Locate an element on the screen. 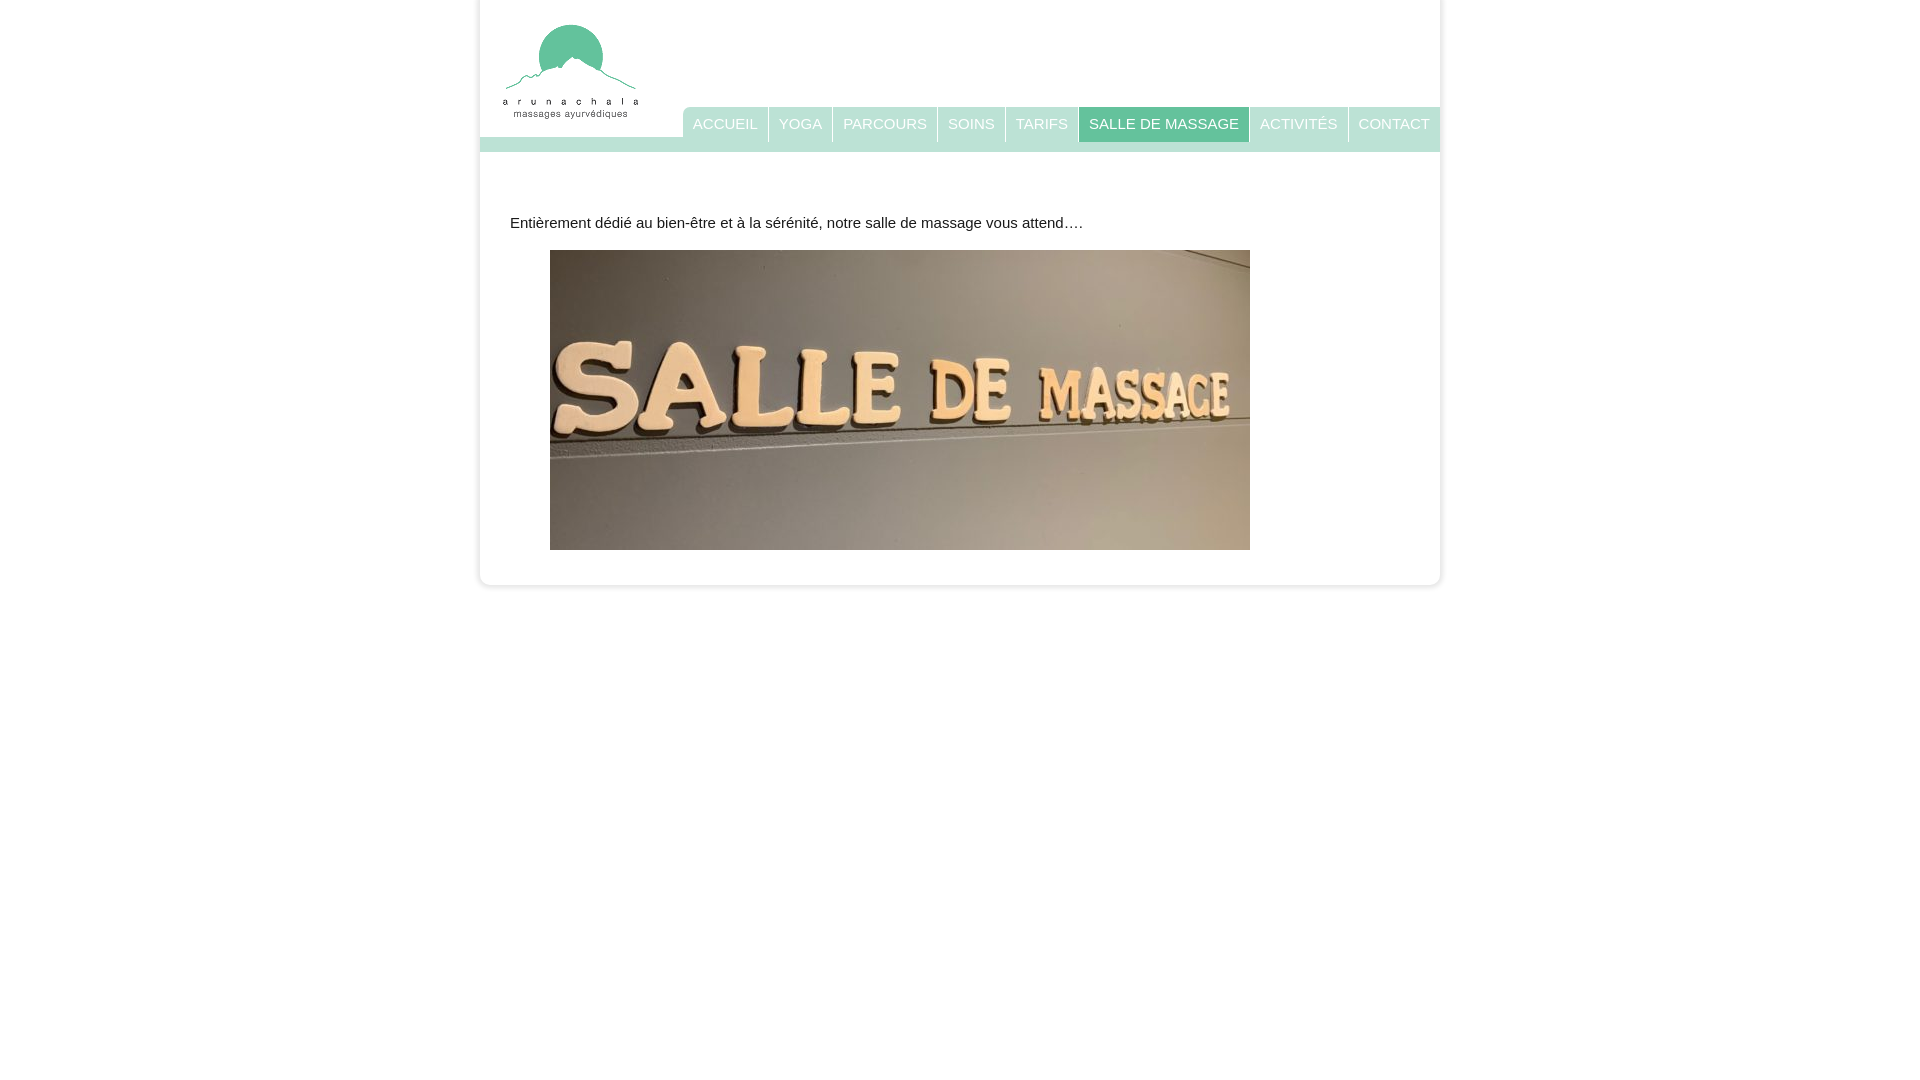 This screenshot has height=1080, width=1920. 'TARIFS' is located at coordinates (1040, 123).